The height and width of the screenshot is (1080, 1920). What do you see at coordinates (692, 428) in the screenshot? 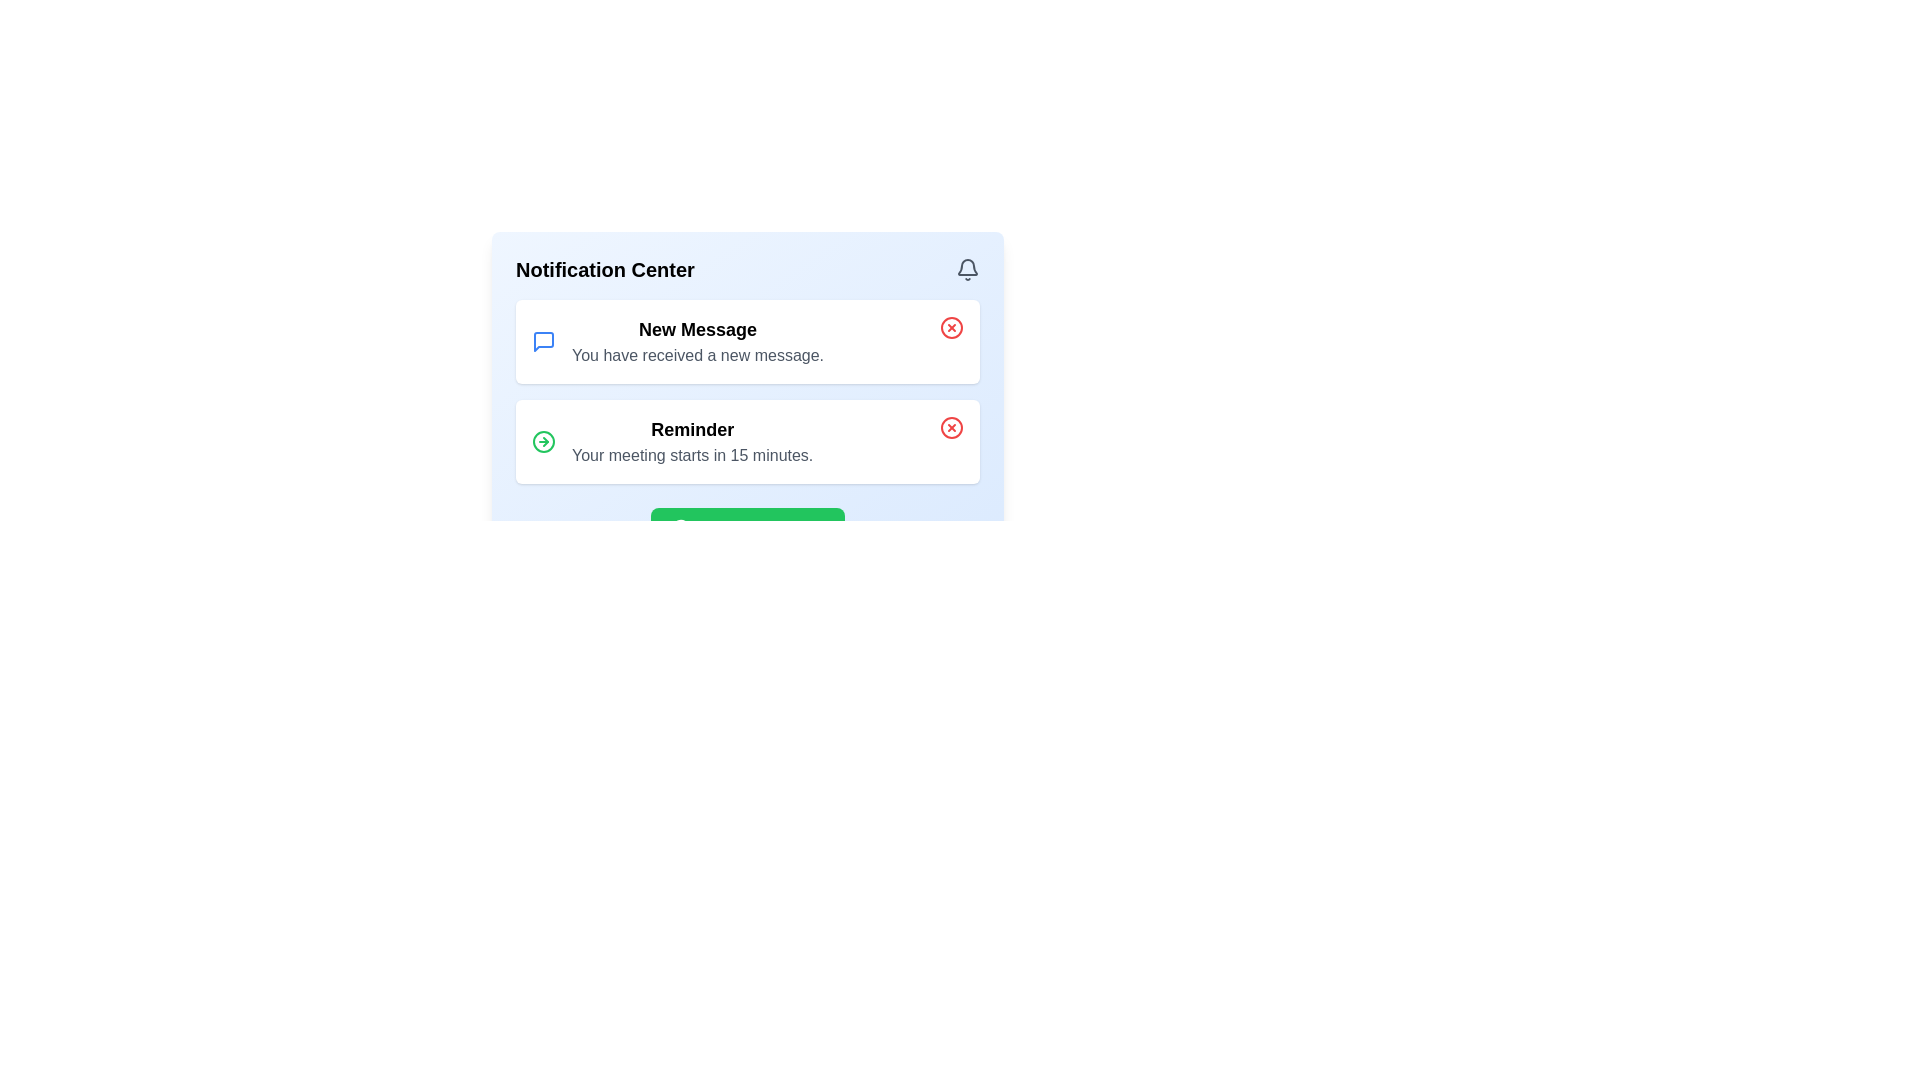
I see `title text label of the notification card situated above the supportive text that indicates 'Your meeting starts in 15 minutes.'` at bounding box center [692, 428].